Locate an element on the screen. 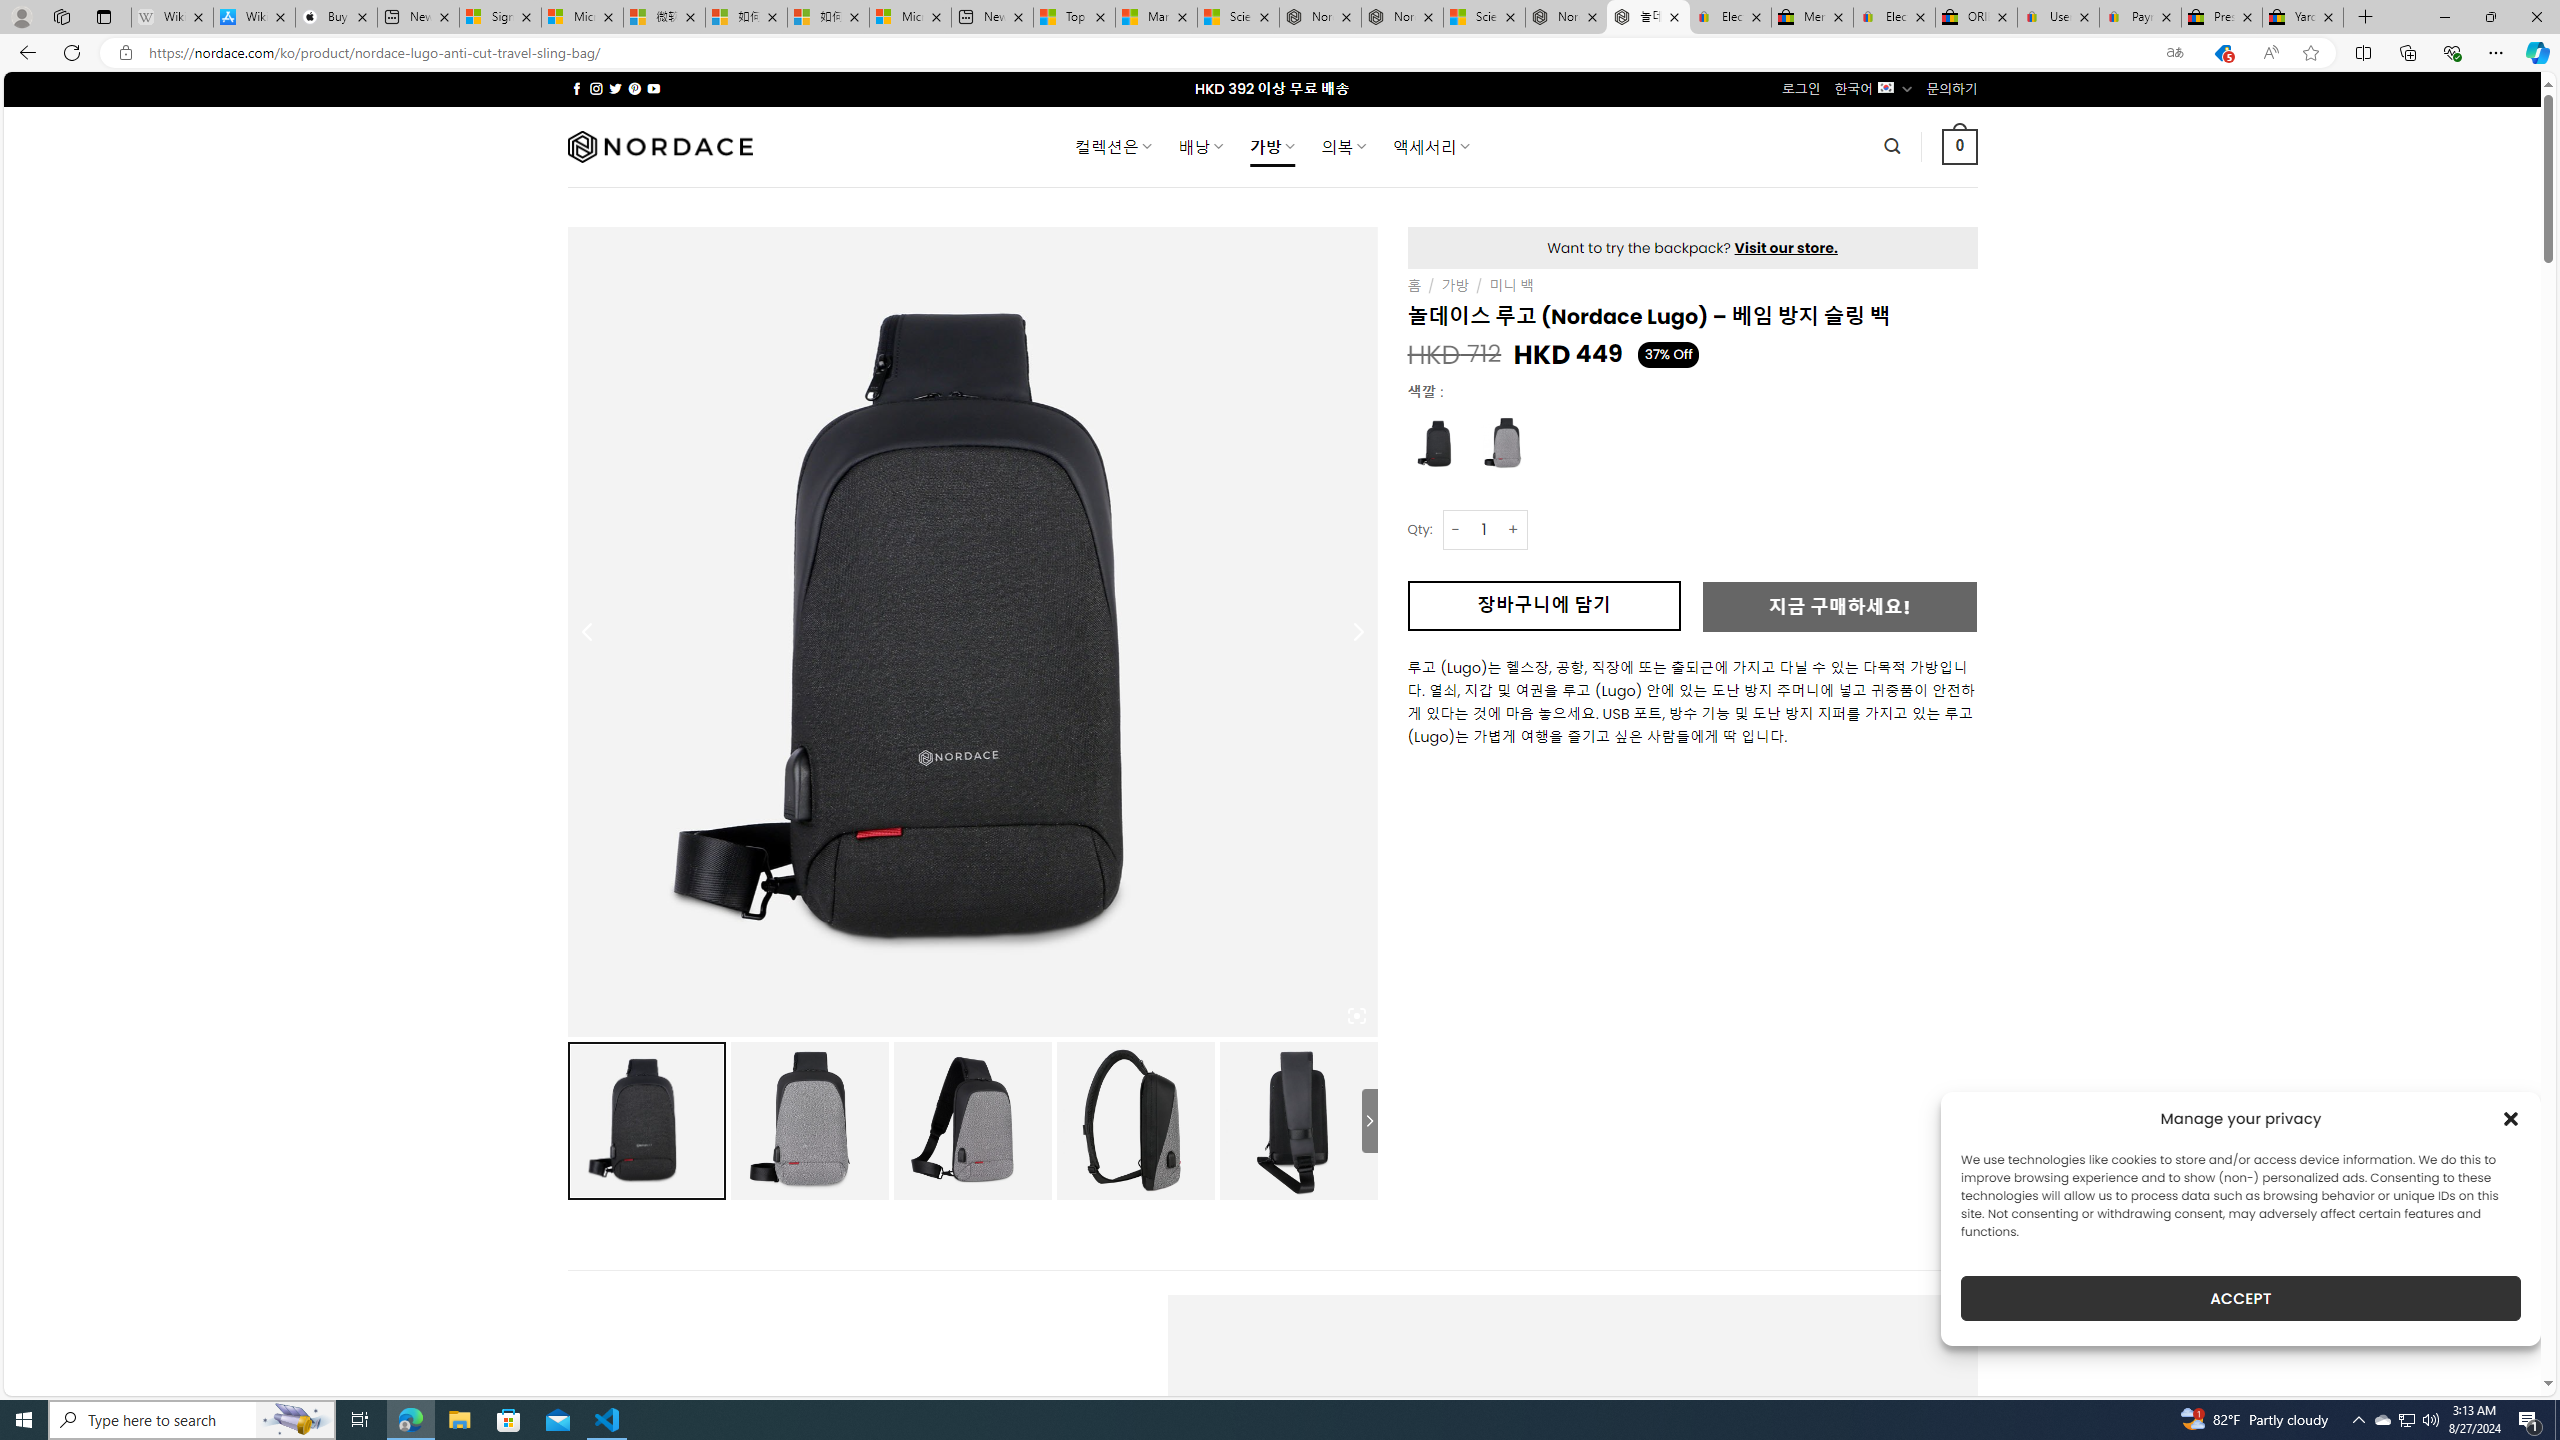 This screenshot has width=2560, height=1440. 'Class: cmplz-close' is located at coordinates (2511, 1118).